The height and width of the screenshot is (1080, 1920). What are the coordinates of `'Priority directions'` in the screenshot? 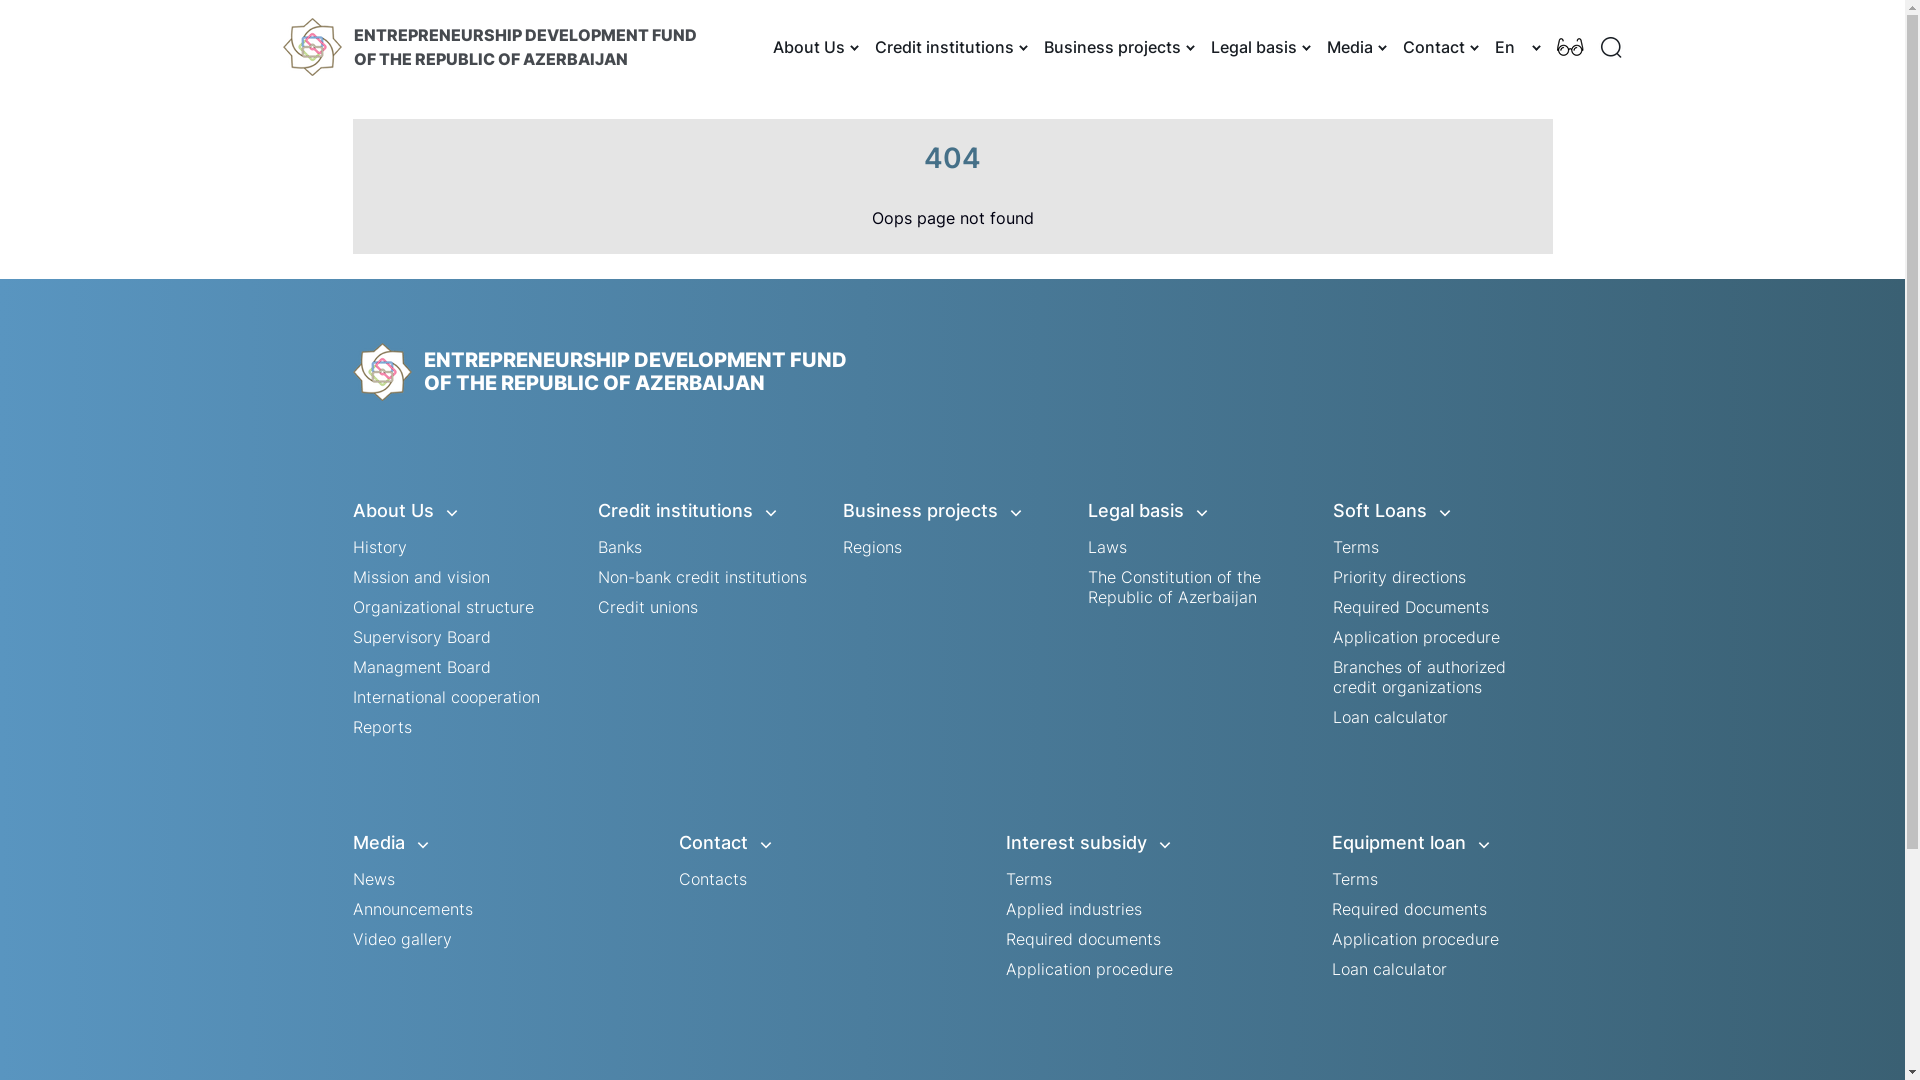 It's located at (1397, 577).